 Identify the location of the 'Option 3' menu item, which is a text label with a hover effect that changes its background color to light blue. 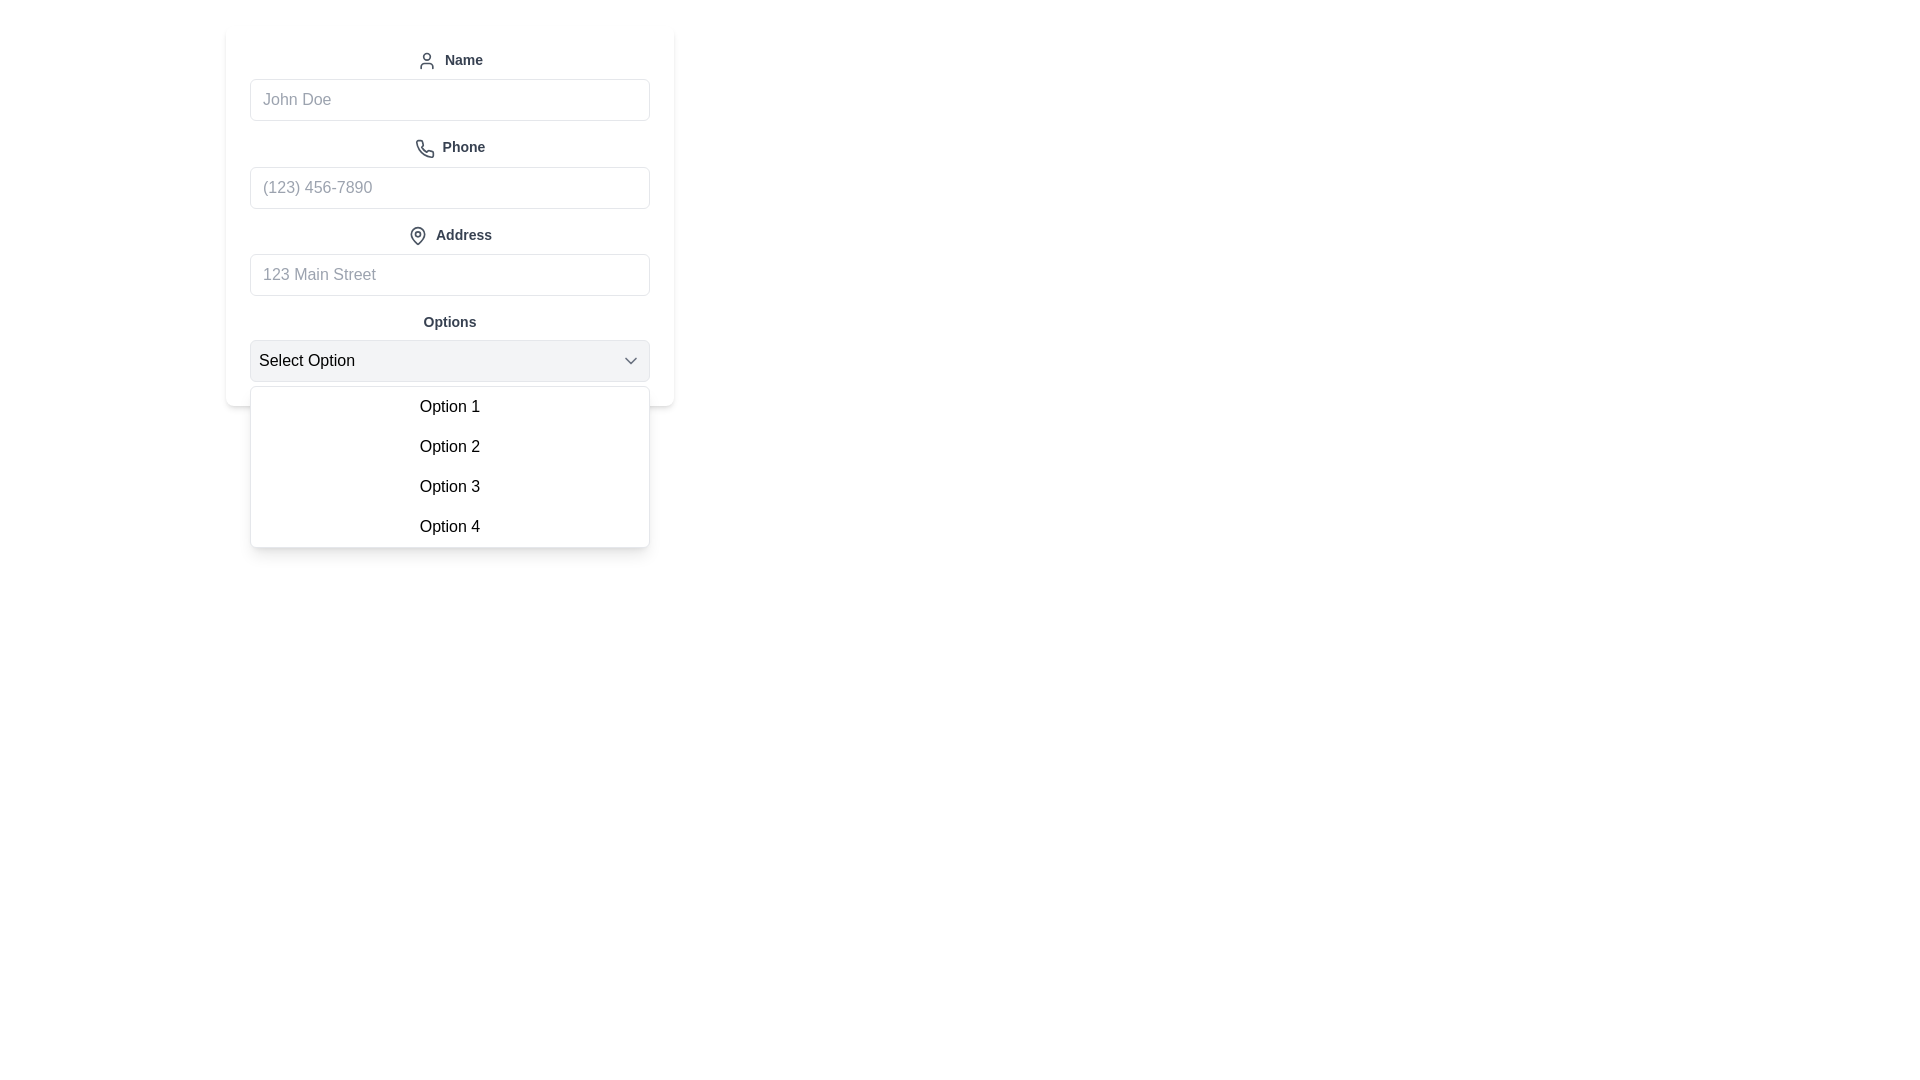
(449, 486).